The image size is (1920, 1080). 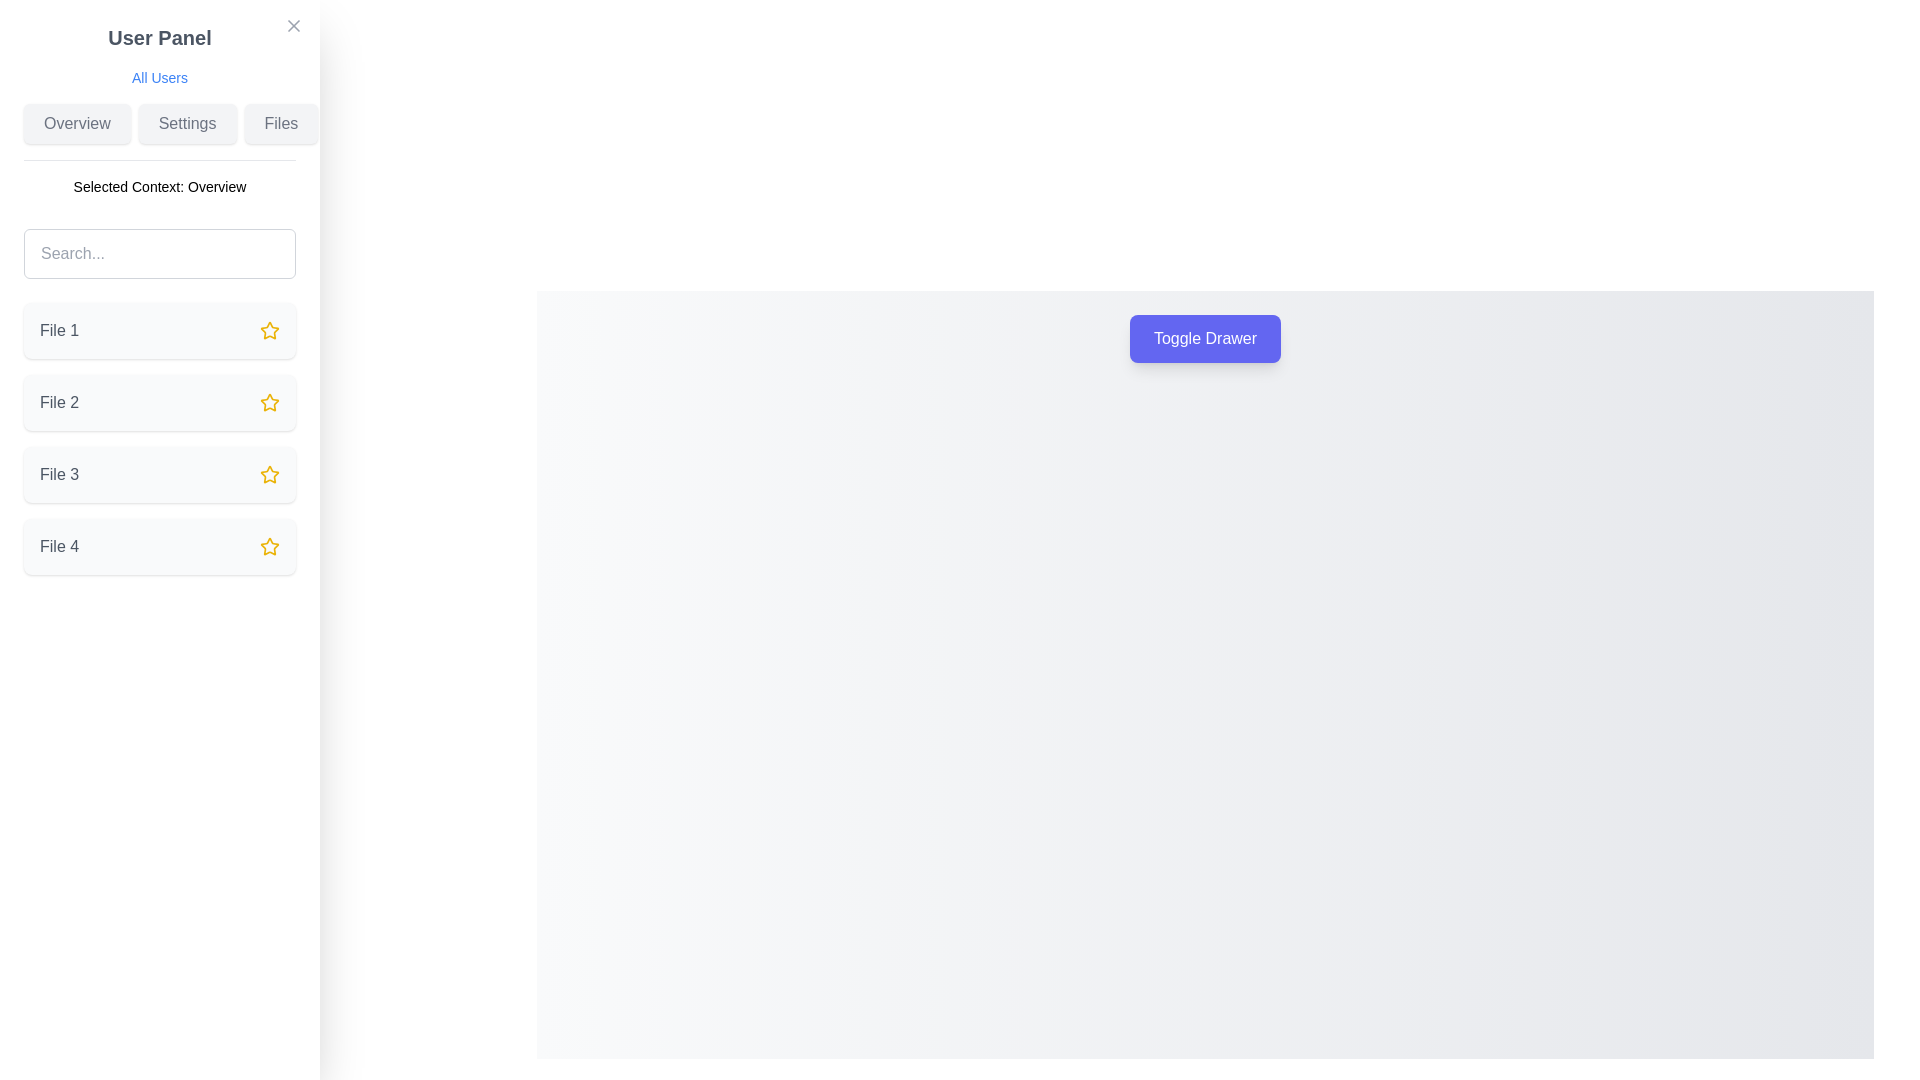 What do you see at coordinates (292, 26) in the screenshot?
I see `the small 'X' icon located at the top-left of the interface, adjacent to the 'User Panel' text label` at bounding box center [292, 26].